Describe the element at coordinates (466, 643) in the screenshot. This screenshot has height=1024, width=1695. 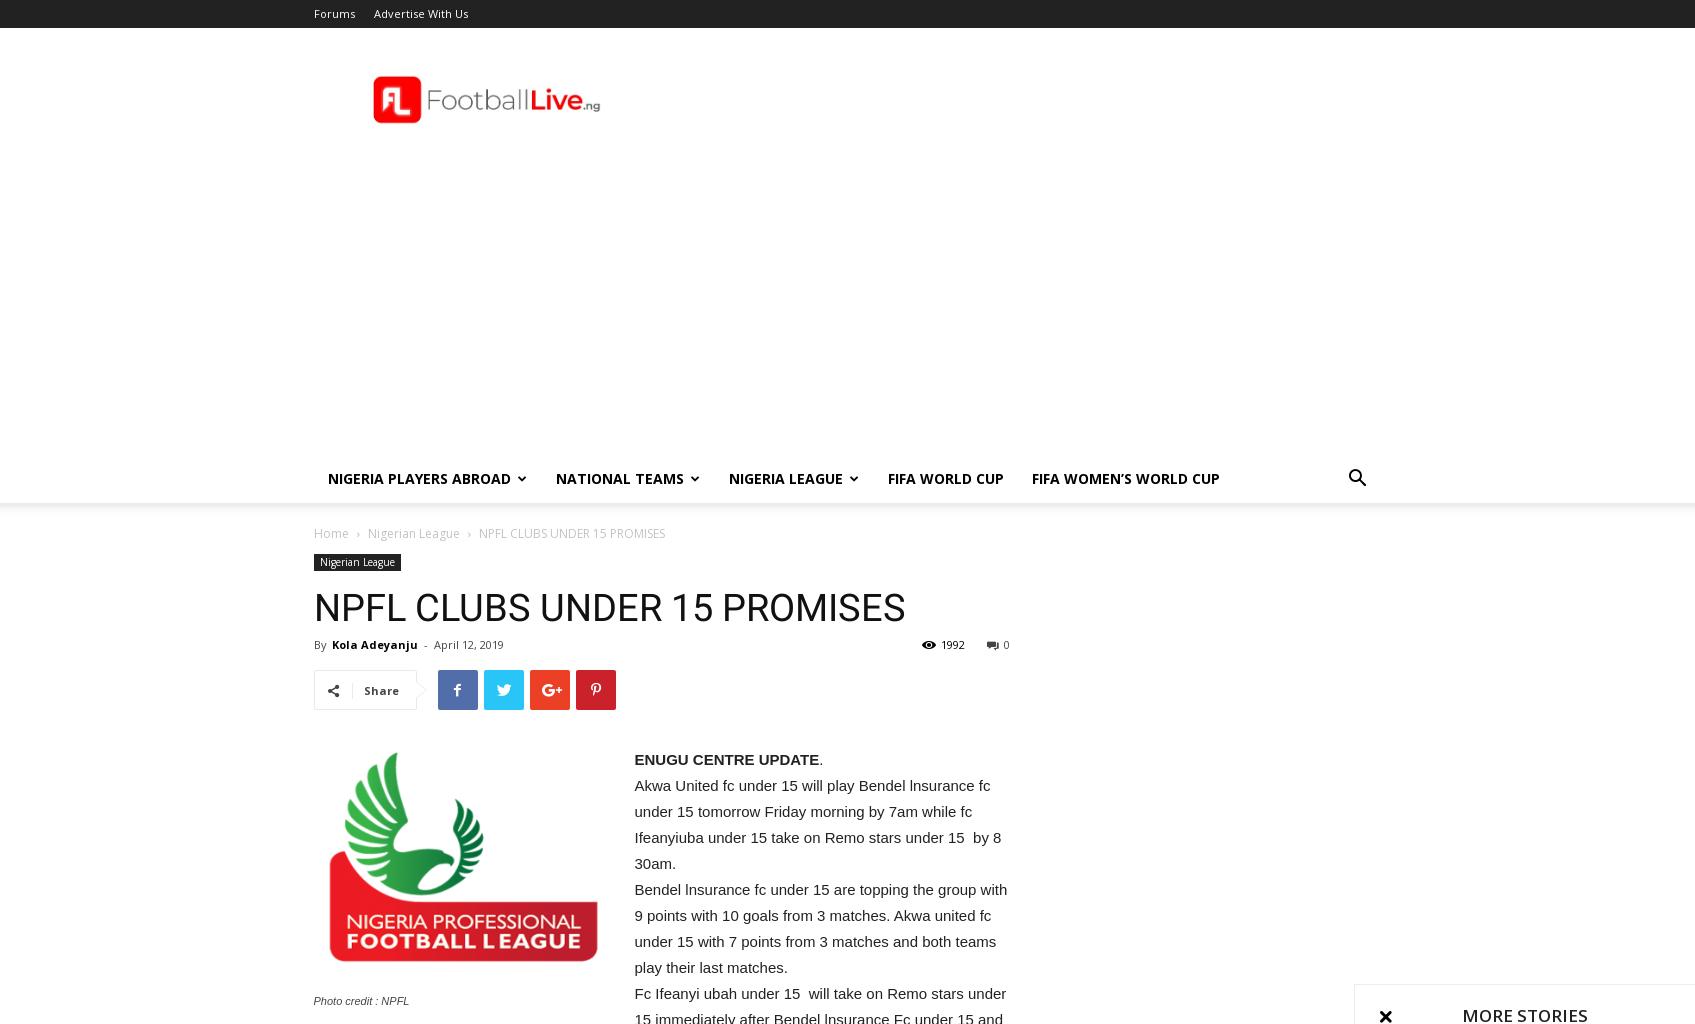
I see `'April 12, 2019'` at that location.